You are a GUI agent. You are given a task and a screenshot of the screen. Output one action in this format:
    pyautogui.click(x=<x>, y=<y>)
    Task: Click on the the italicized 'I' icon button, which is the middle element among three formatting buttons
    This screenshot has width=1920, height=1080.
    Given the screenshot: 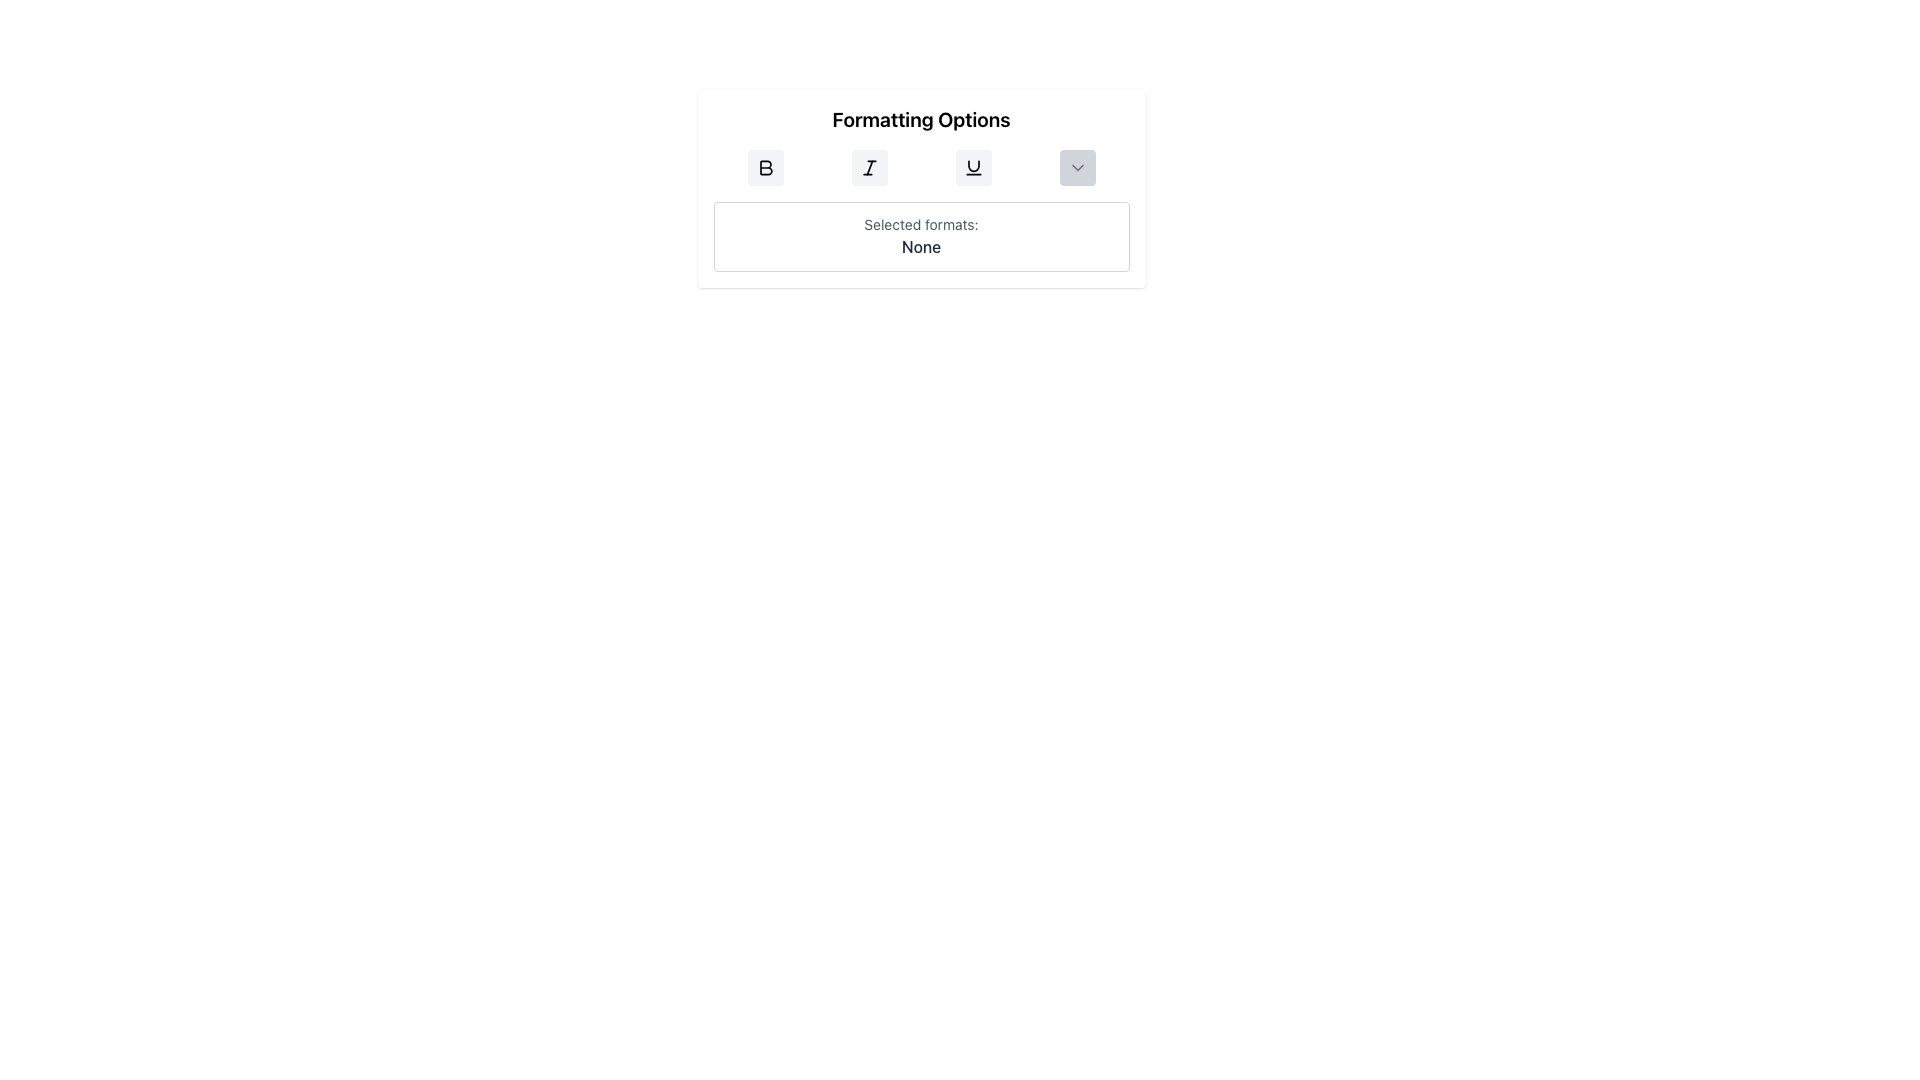 What is the action you would take?
    pyautogui.click(x=869, y=167)
    